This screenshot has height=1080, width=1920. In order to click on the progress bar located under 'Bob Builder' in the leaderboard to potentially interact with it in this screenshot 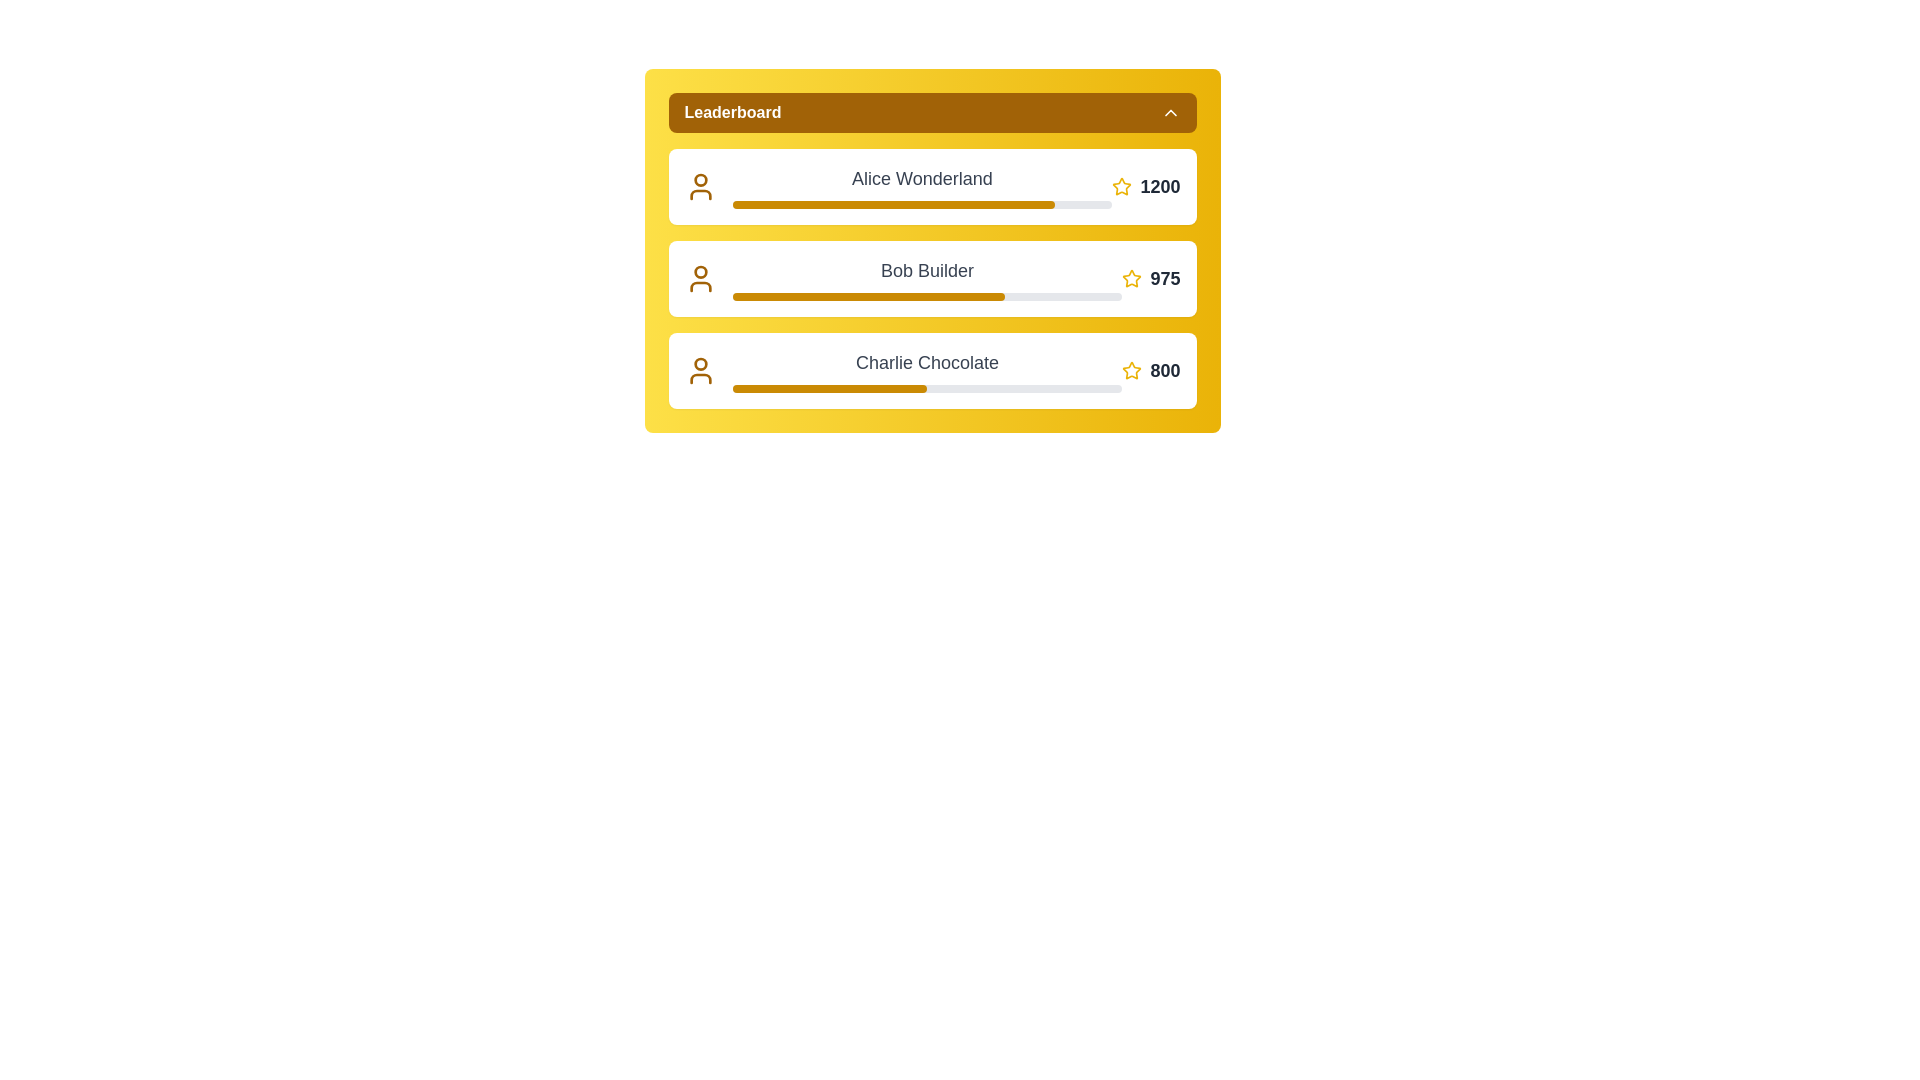, I will do `click(926, 297)`.